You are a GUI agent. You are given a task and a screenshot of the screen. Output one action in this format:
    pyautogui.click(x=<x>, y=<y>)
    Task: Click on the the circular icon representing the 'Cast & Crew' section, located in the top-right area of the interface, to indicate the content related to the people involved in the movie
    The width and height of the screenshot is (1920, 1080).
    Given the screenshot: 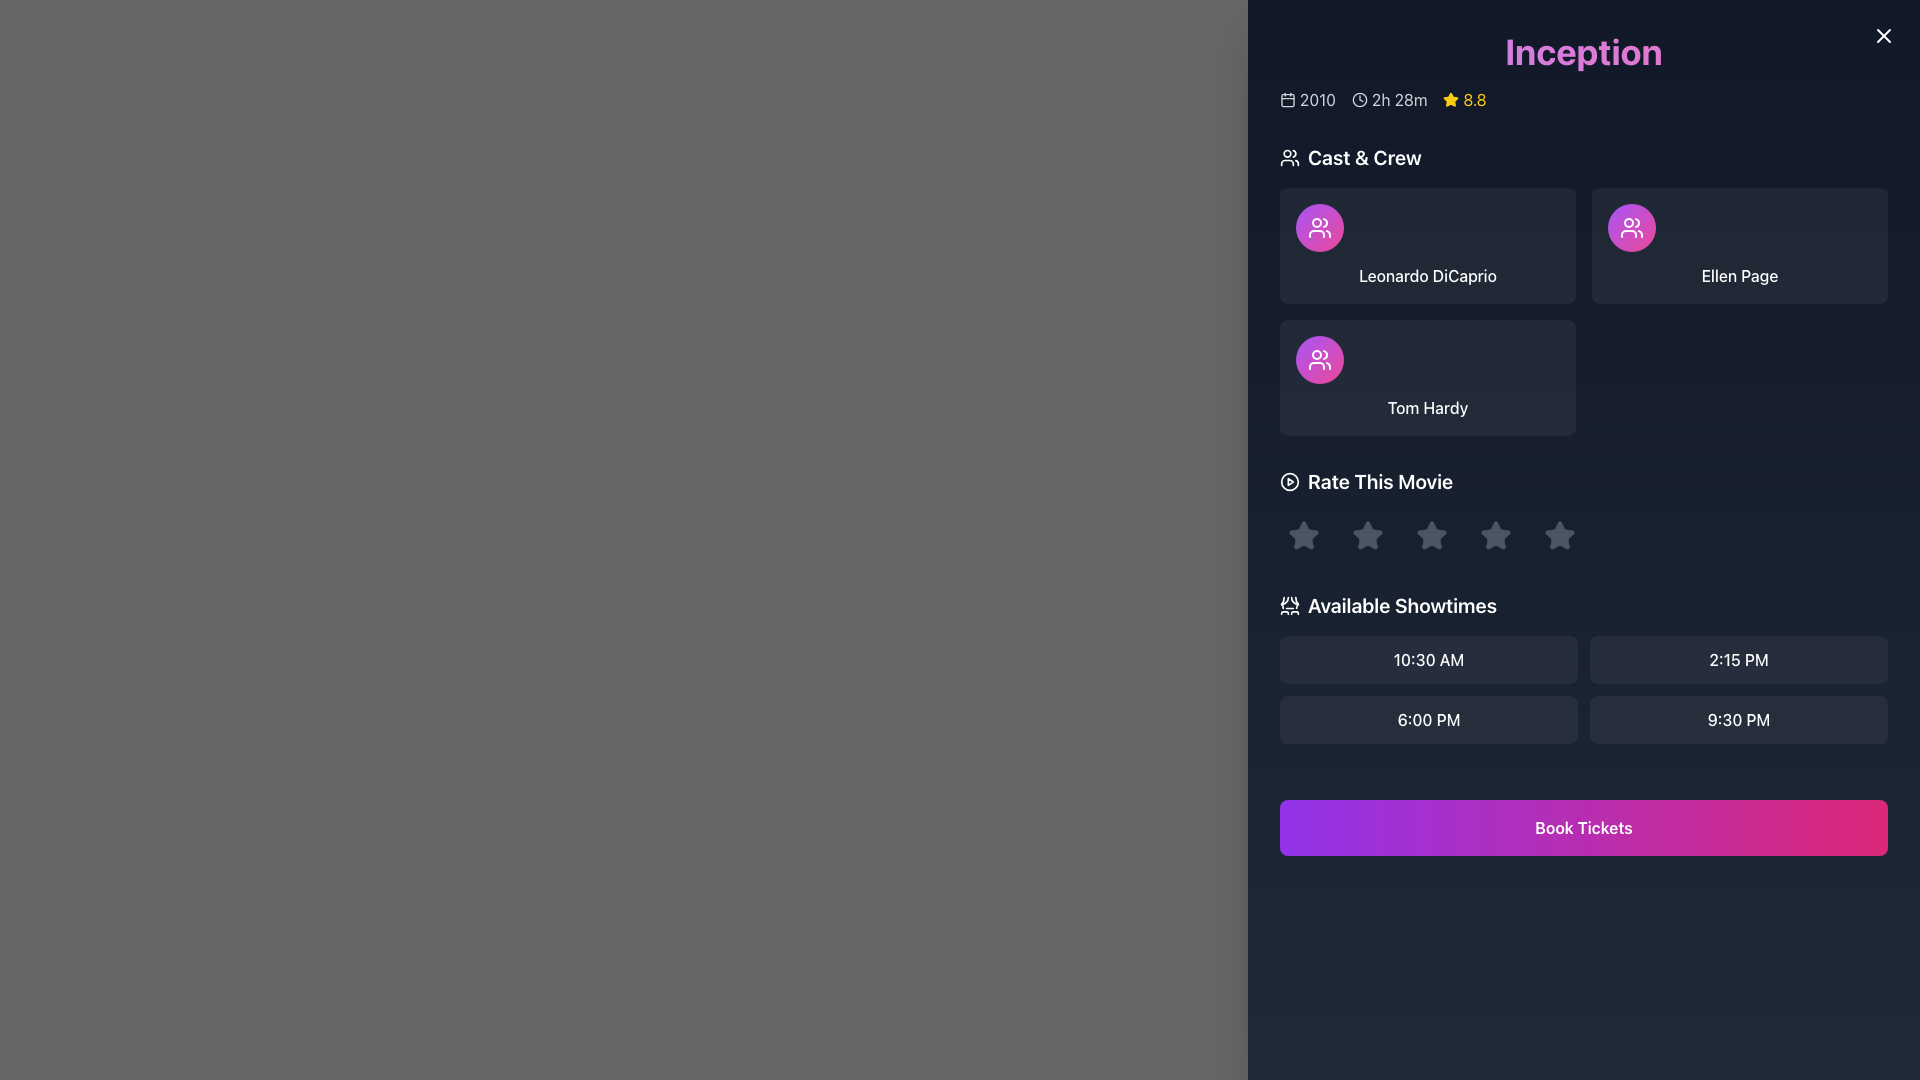 What is the action you would take?
    pyautogui.click(x=1632, y=226)
    